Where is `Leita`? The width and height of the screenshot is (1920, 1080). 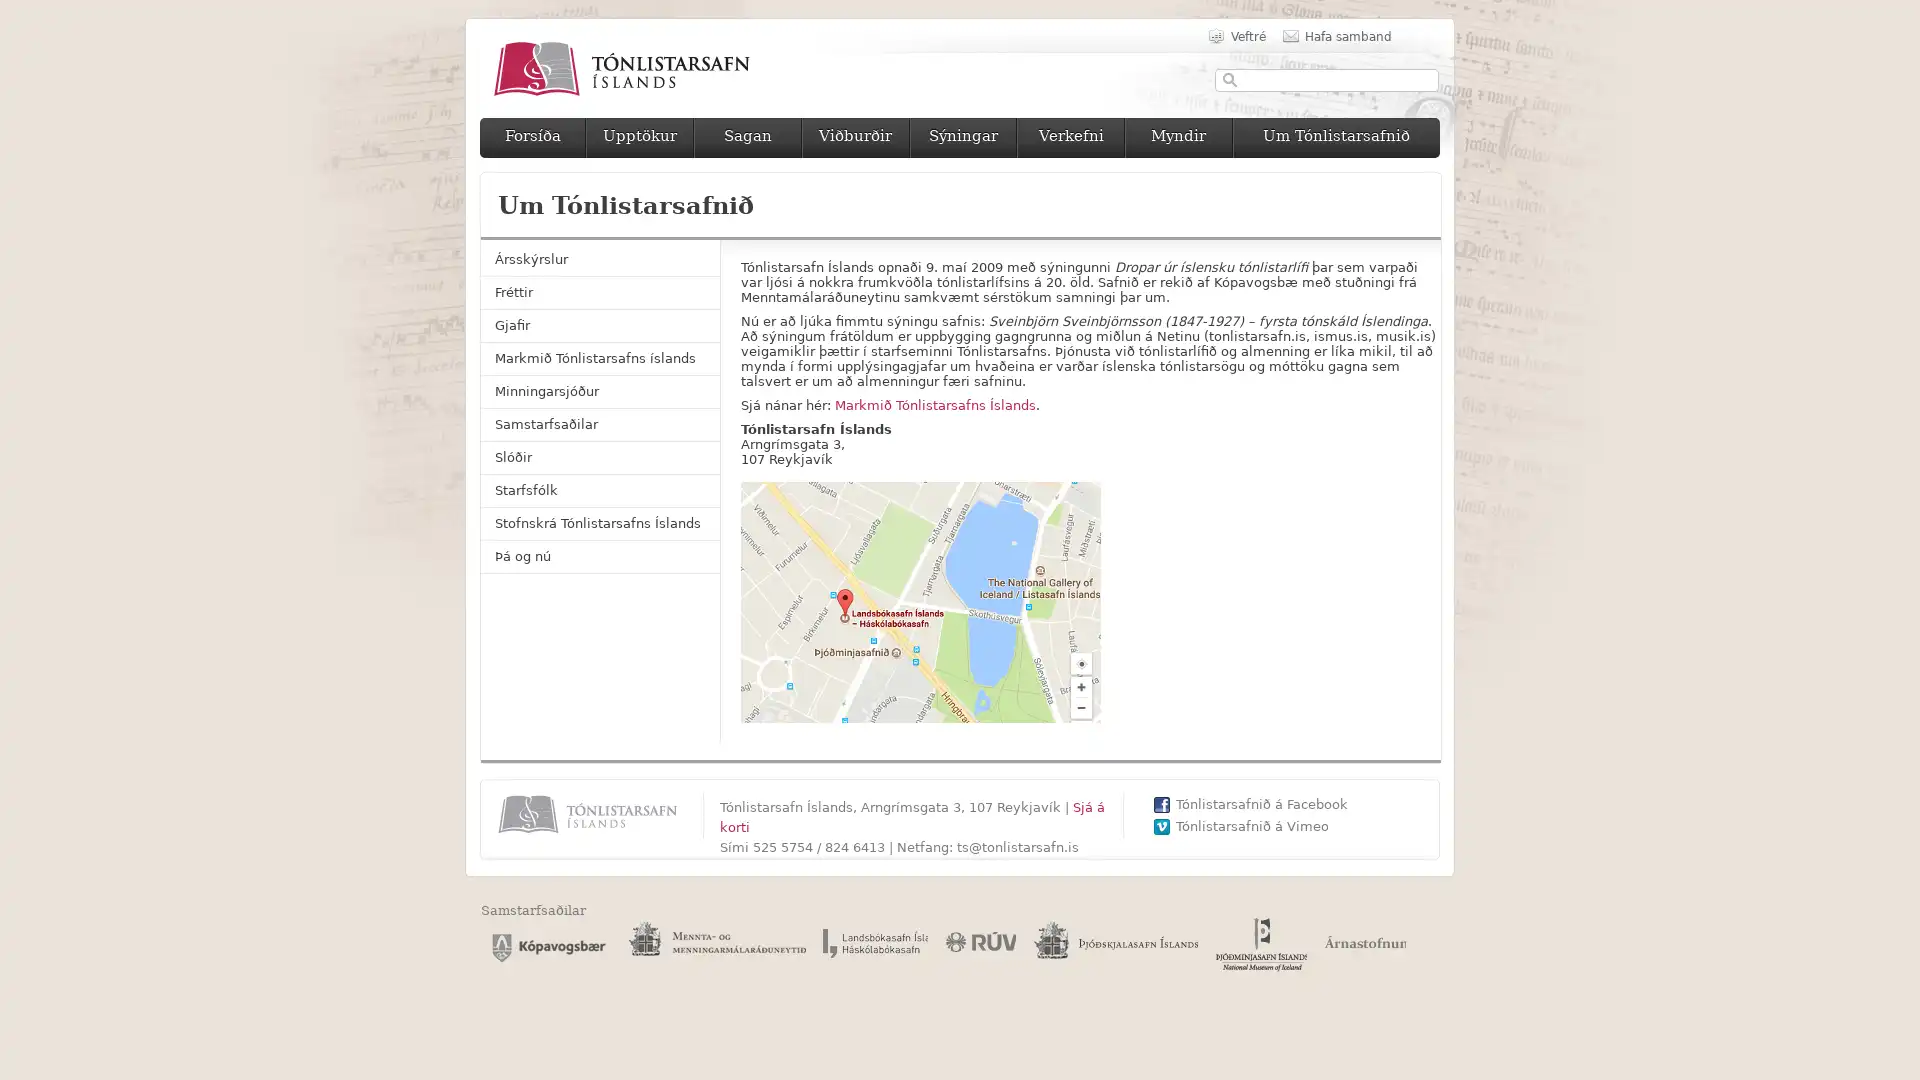 Leita is located at coordinates (1229, 79).